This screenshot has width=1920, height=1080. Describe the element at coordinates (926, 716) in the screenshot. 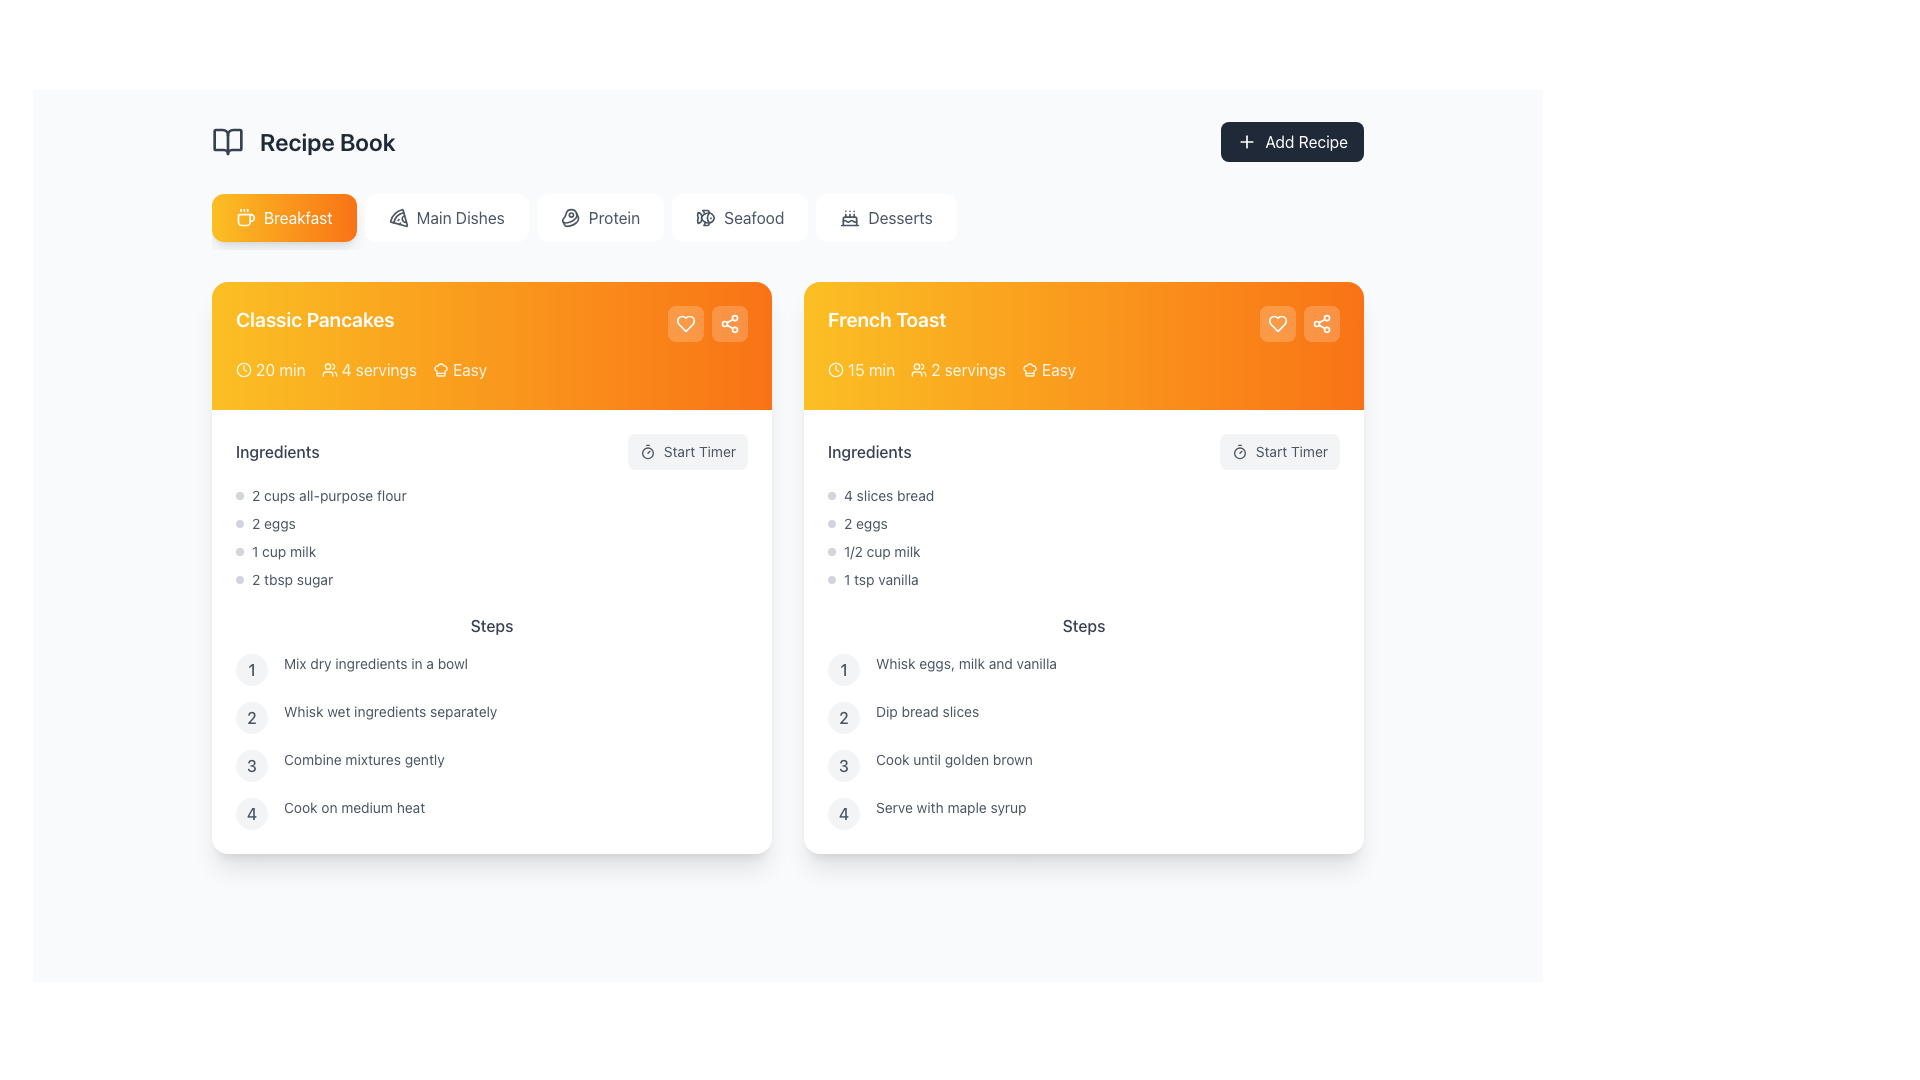

I see `the text label displaying the second step in the recipe preparation instructions for 'French Toast', located in the 'Steps' section of the recipe card` at that location.